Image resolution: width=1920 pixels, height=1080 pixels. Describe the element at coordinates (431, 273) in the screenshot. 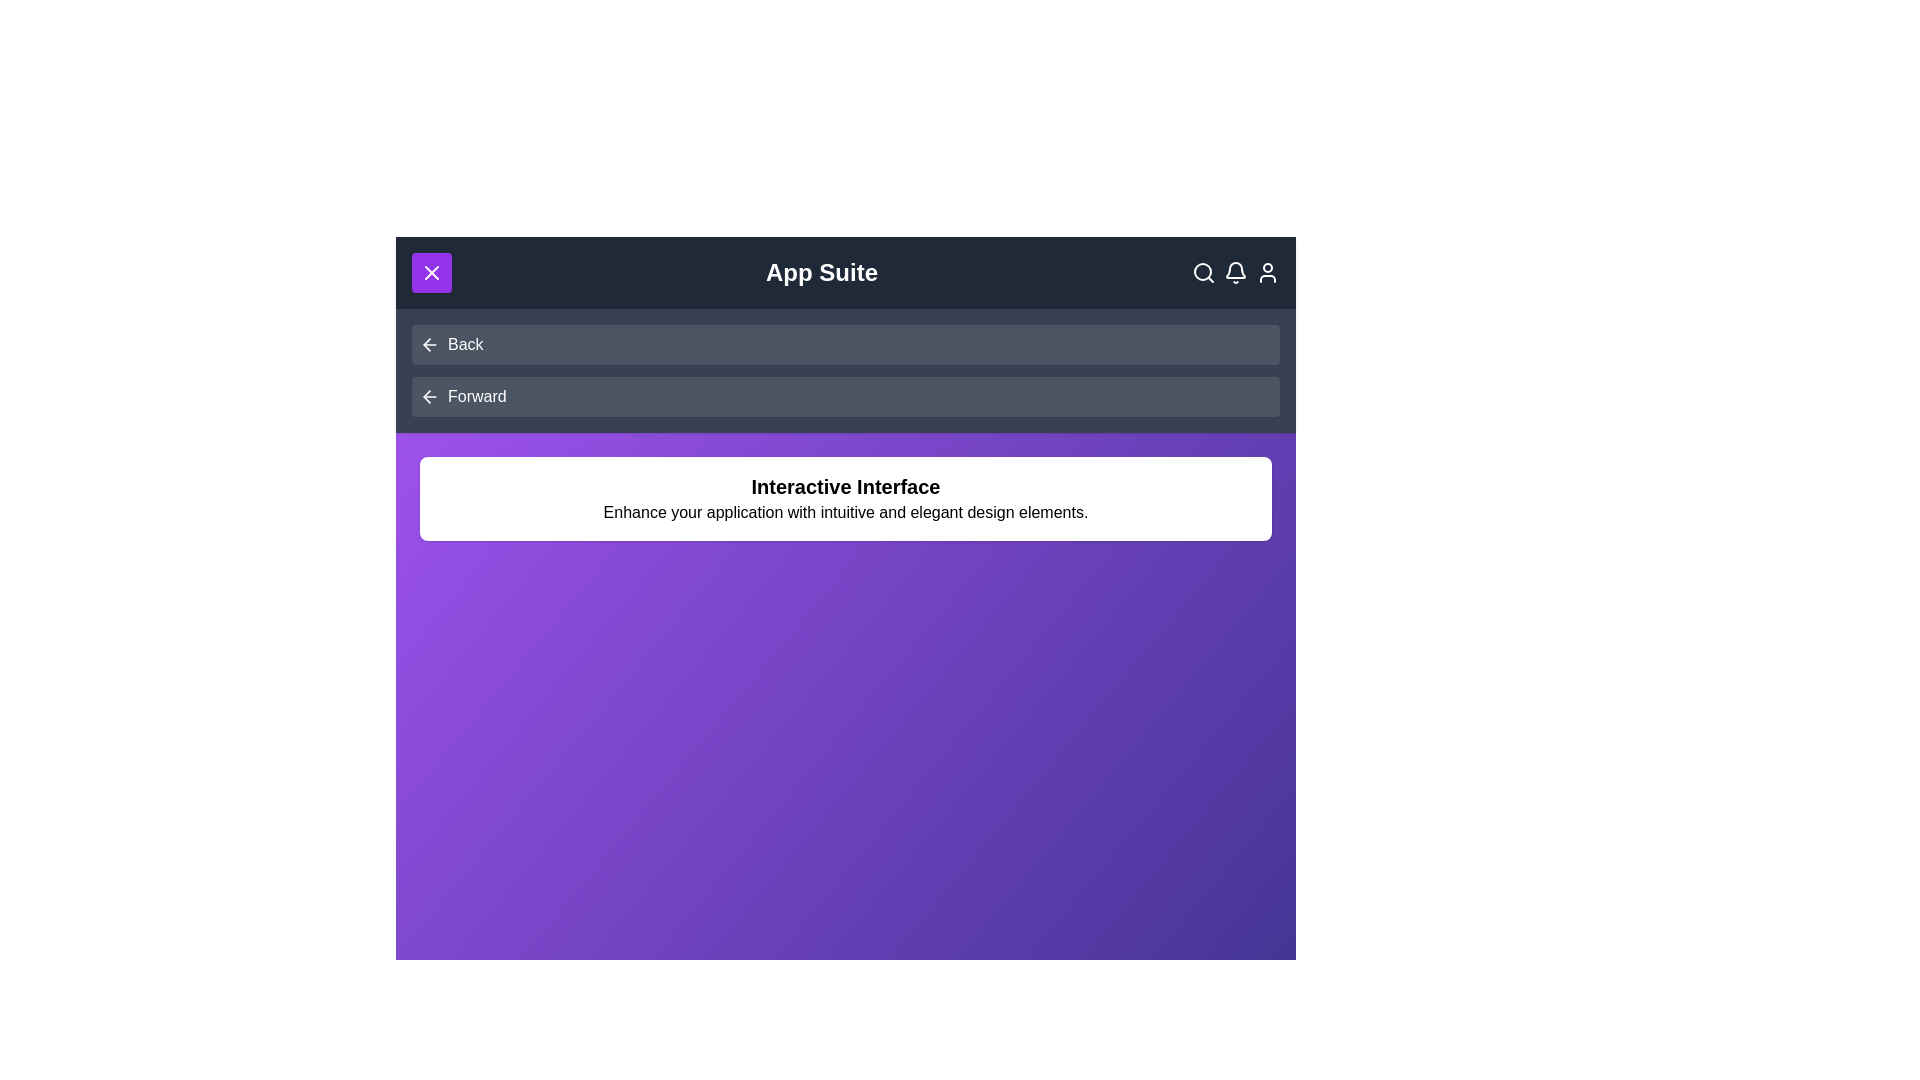

I see `the button with the 'X' icon to toggle the menu visibility` at that location.